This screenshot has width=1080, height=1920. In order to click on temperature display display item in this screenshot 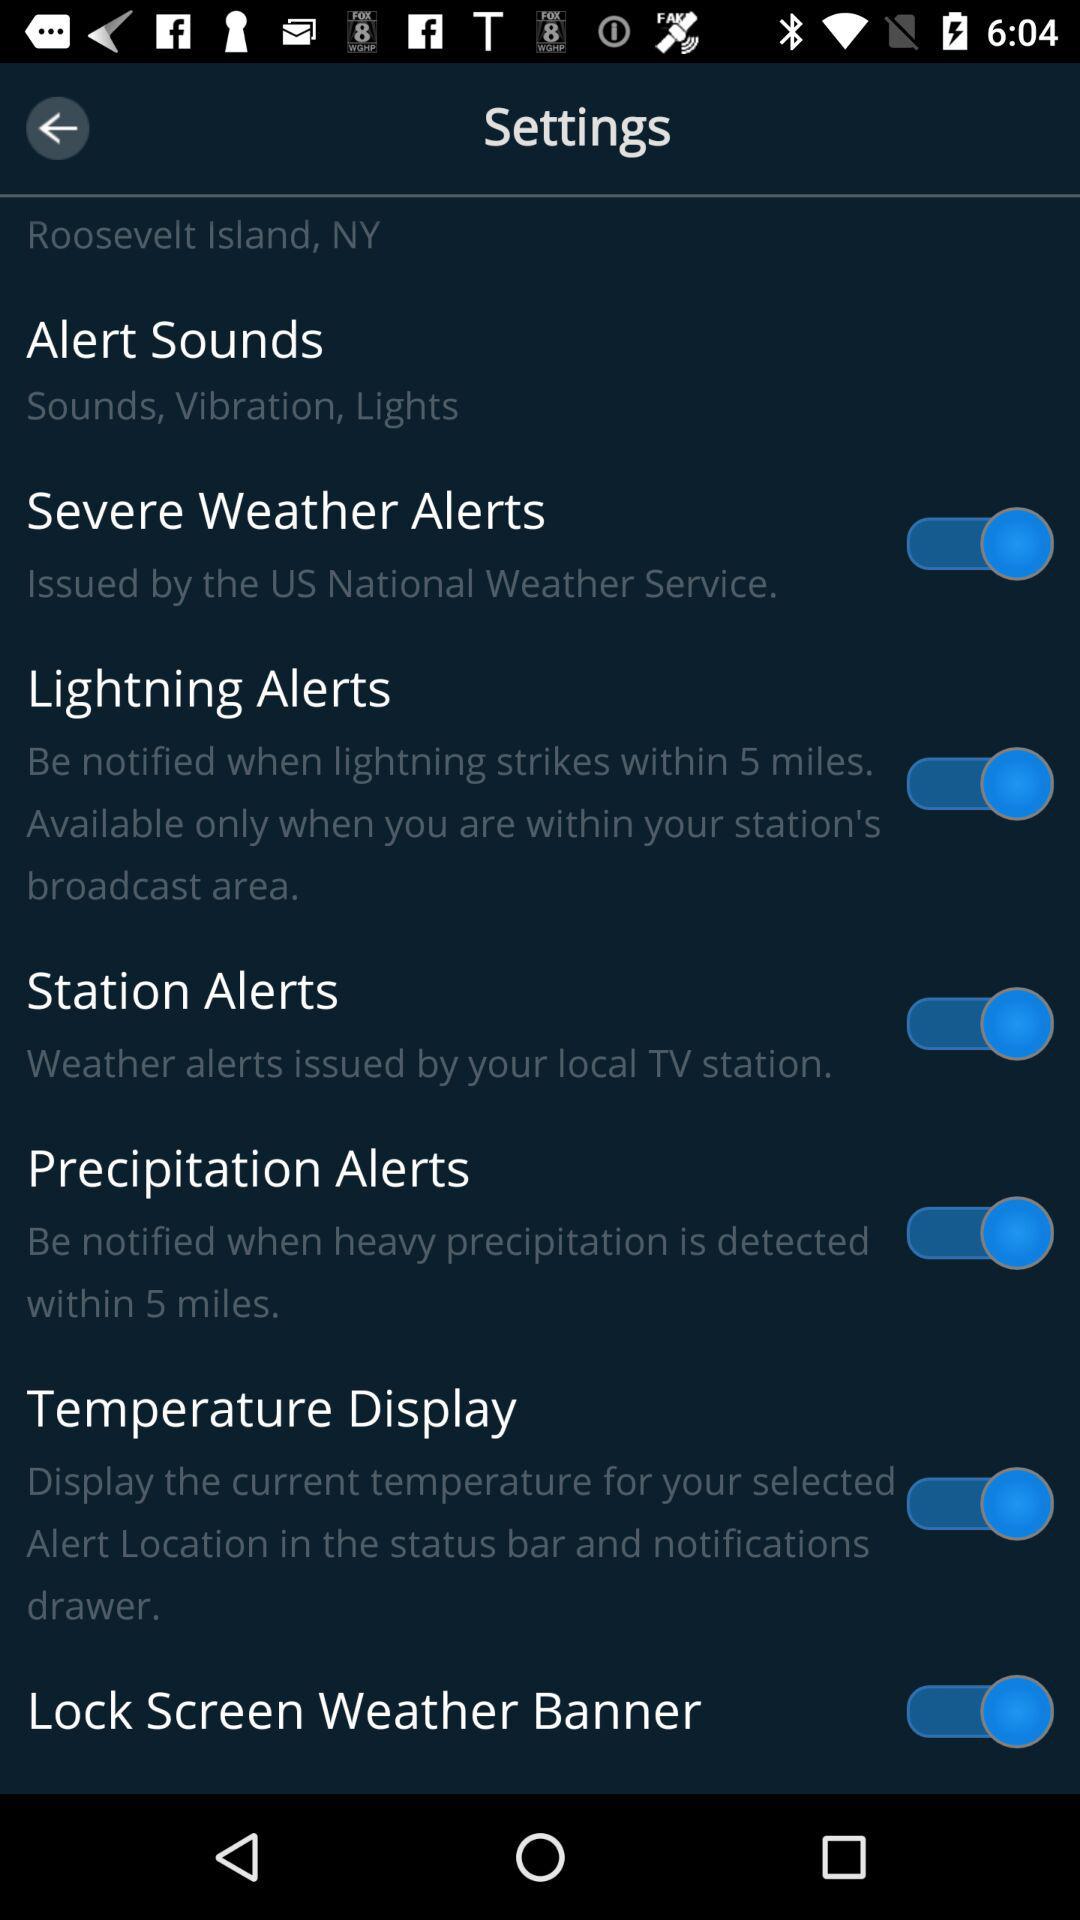, I will do `click(540, 1504)`.